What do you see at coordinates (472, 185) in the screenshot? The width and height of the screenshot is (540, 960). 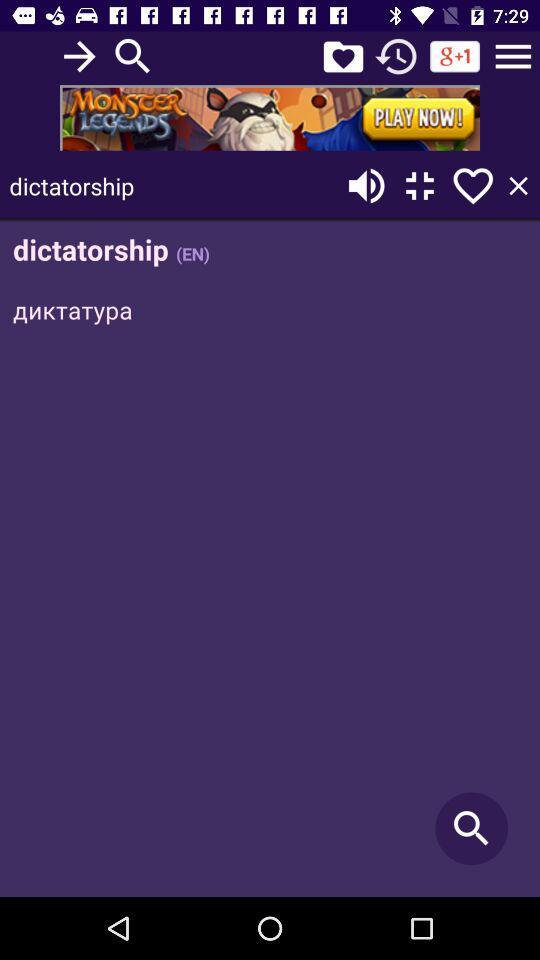 I see `the search` at bounding box center [472, 185].